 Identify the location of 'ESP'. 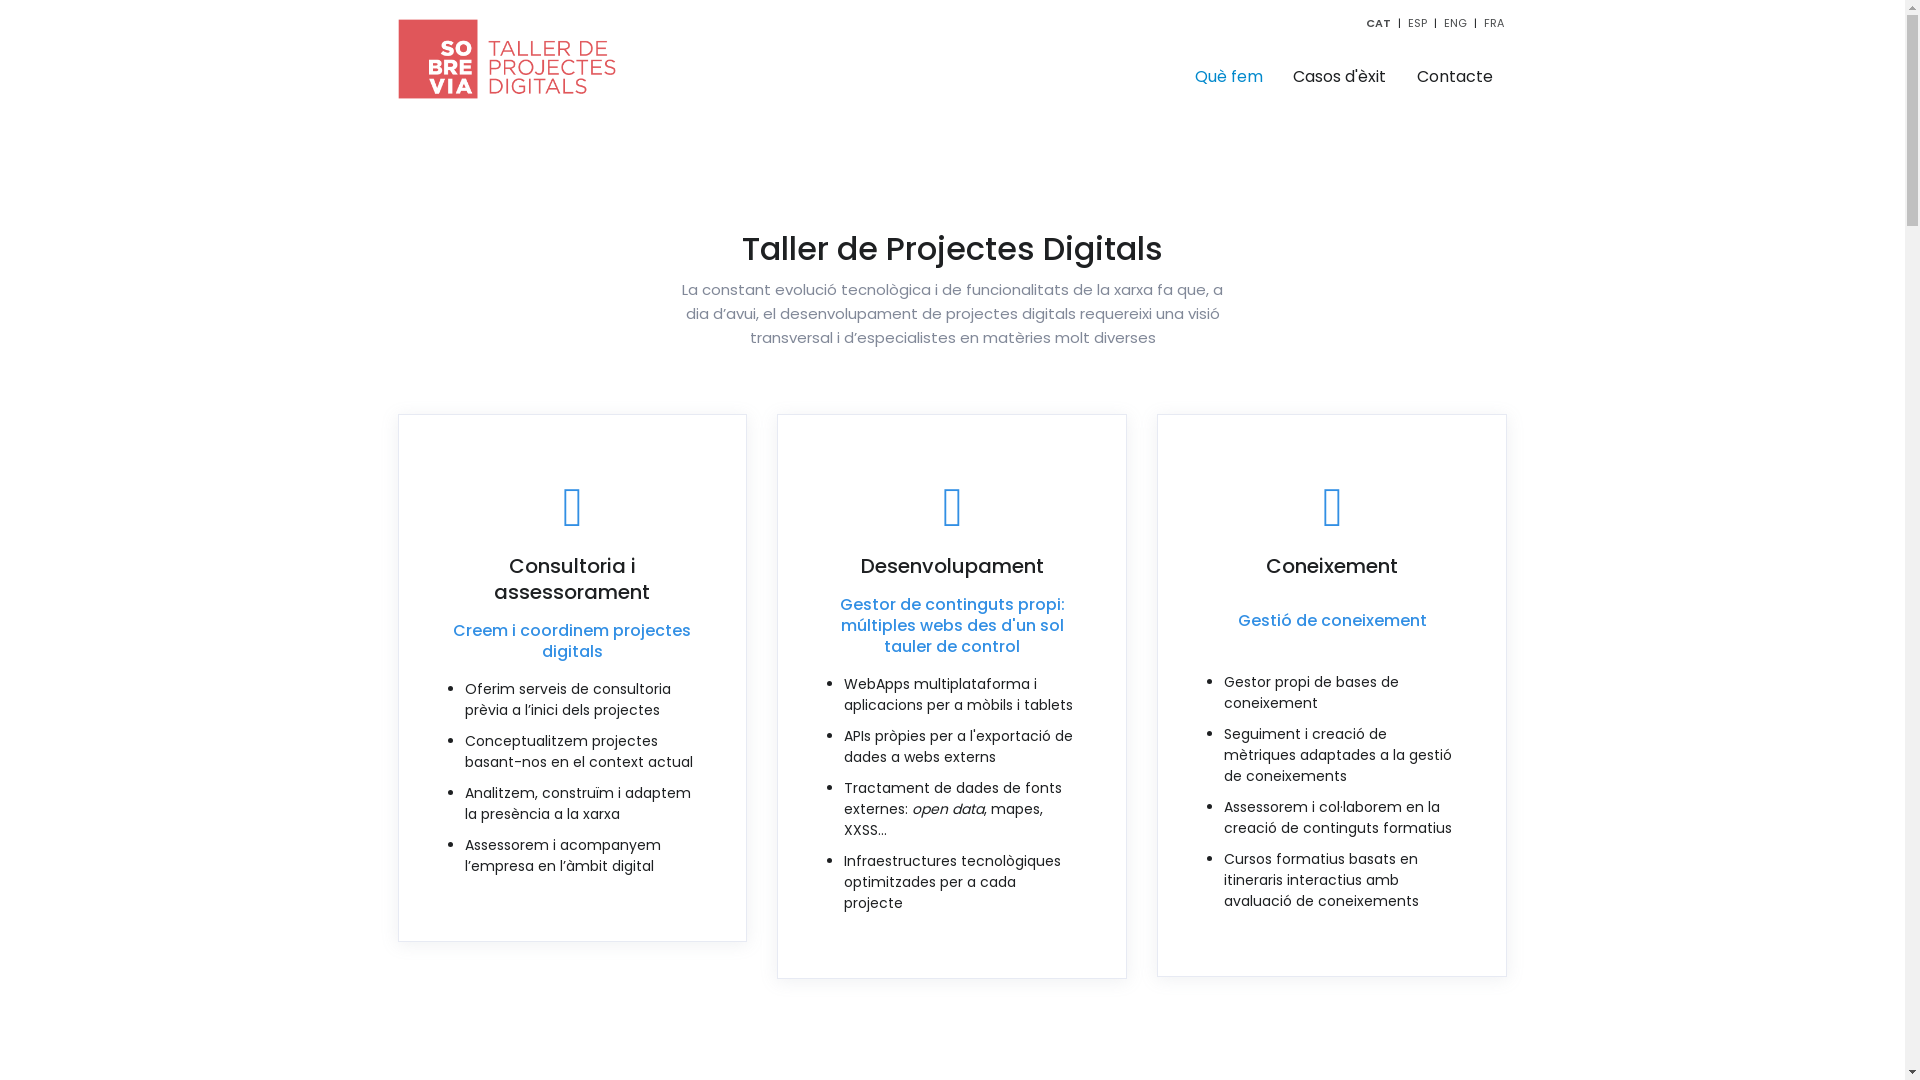
(1406, 23).